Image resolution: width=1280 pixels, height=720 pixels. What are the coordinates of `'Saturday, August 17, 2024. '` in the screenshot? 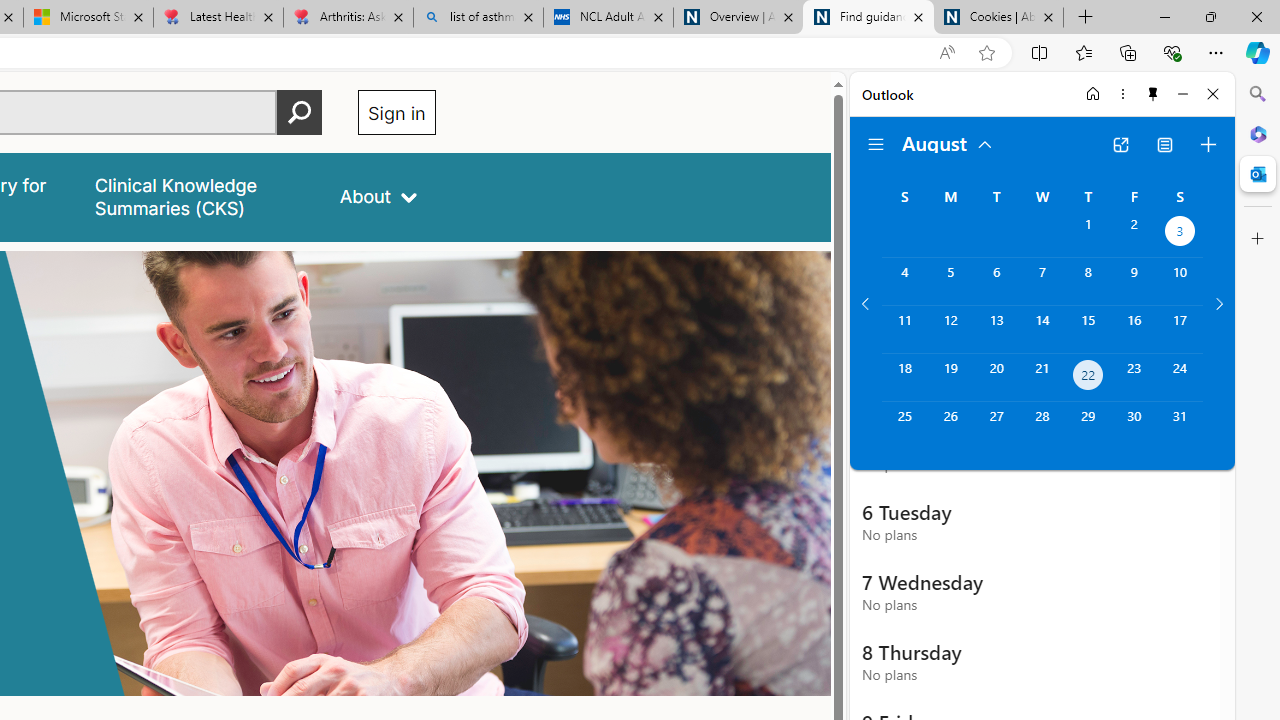 It's located at (1180, 328).